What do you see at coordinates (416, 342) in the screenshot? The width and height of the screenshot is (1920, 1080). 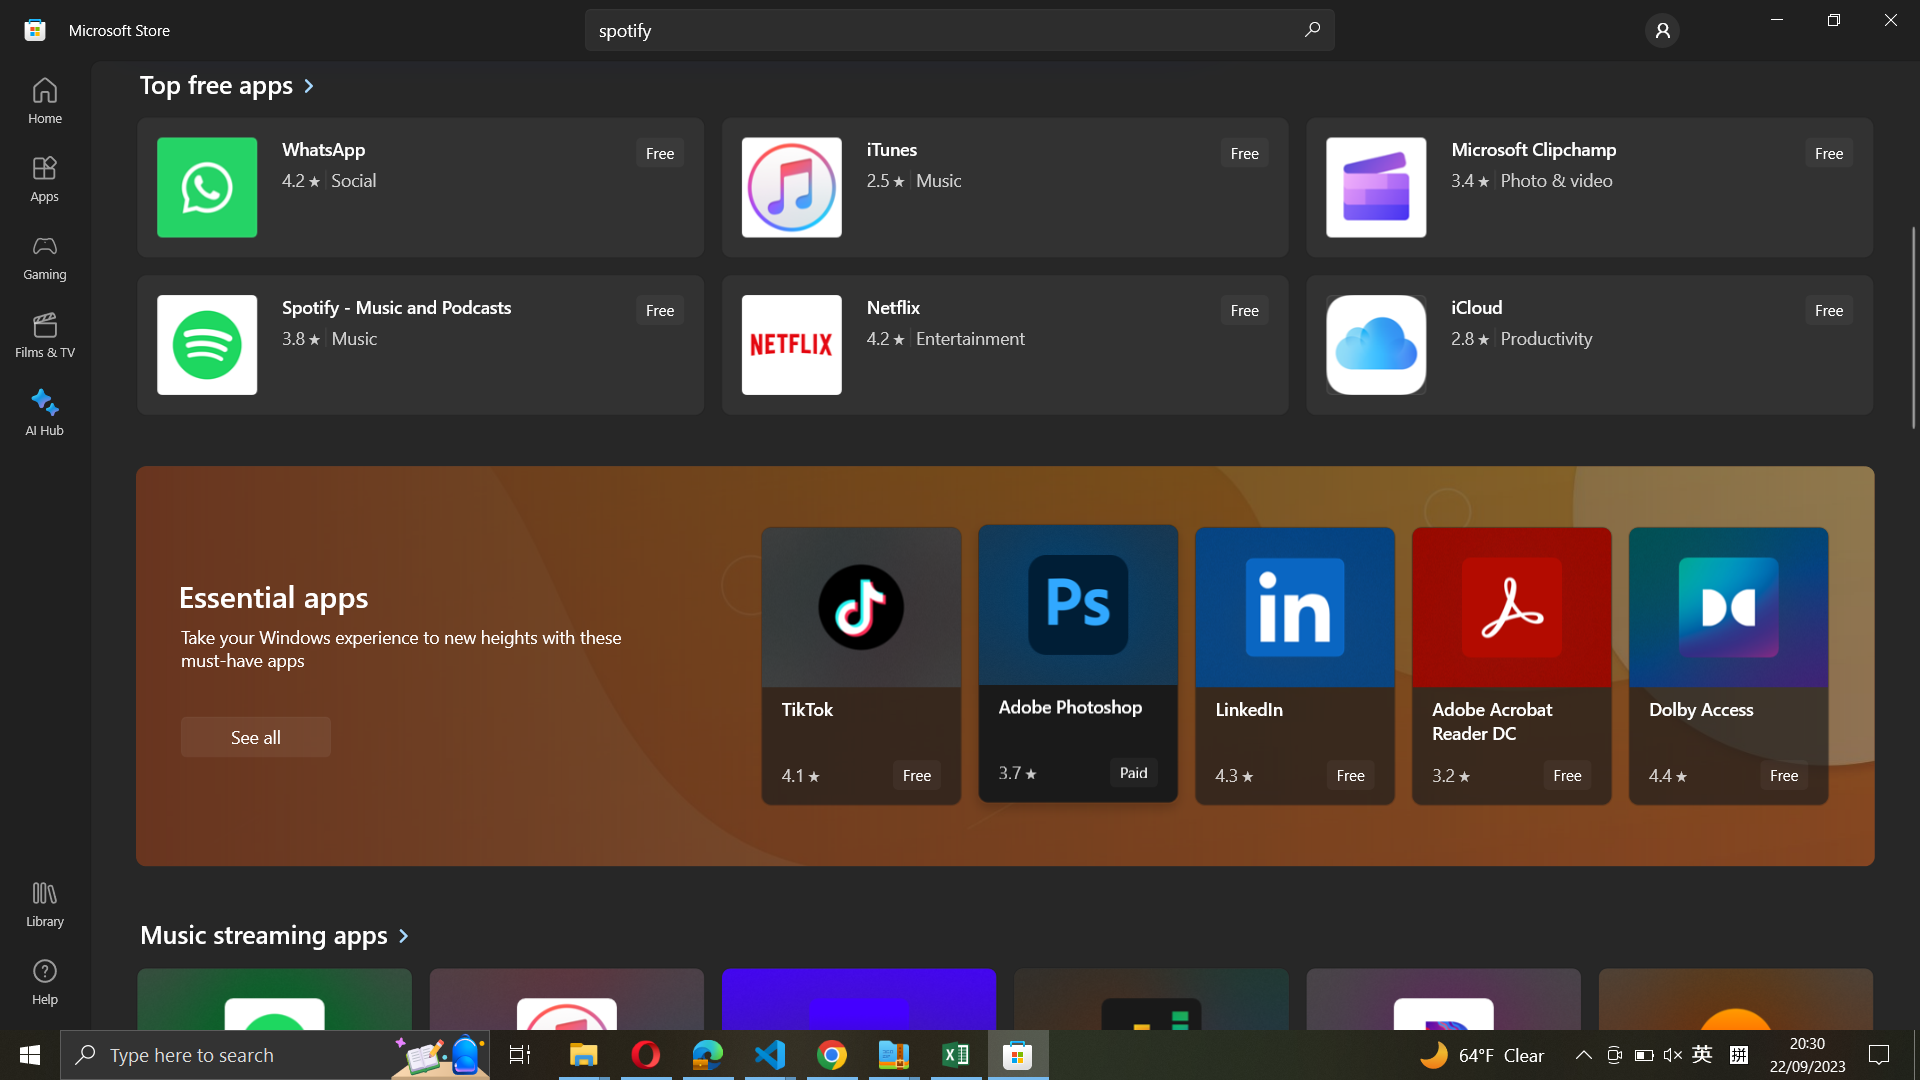 I see `Start Spotify Music Player` at bounding box center [416, 342].